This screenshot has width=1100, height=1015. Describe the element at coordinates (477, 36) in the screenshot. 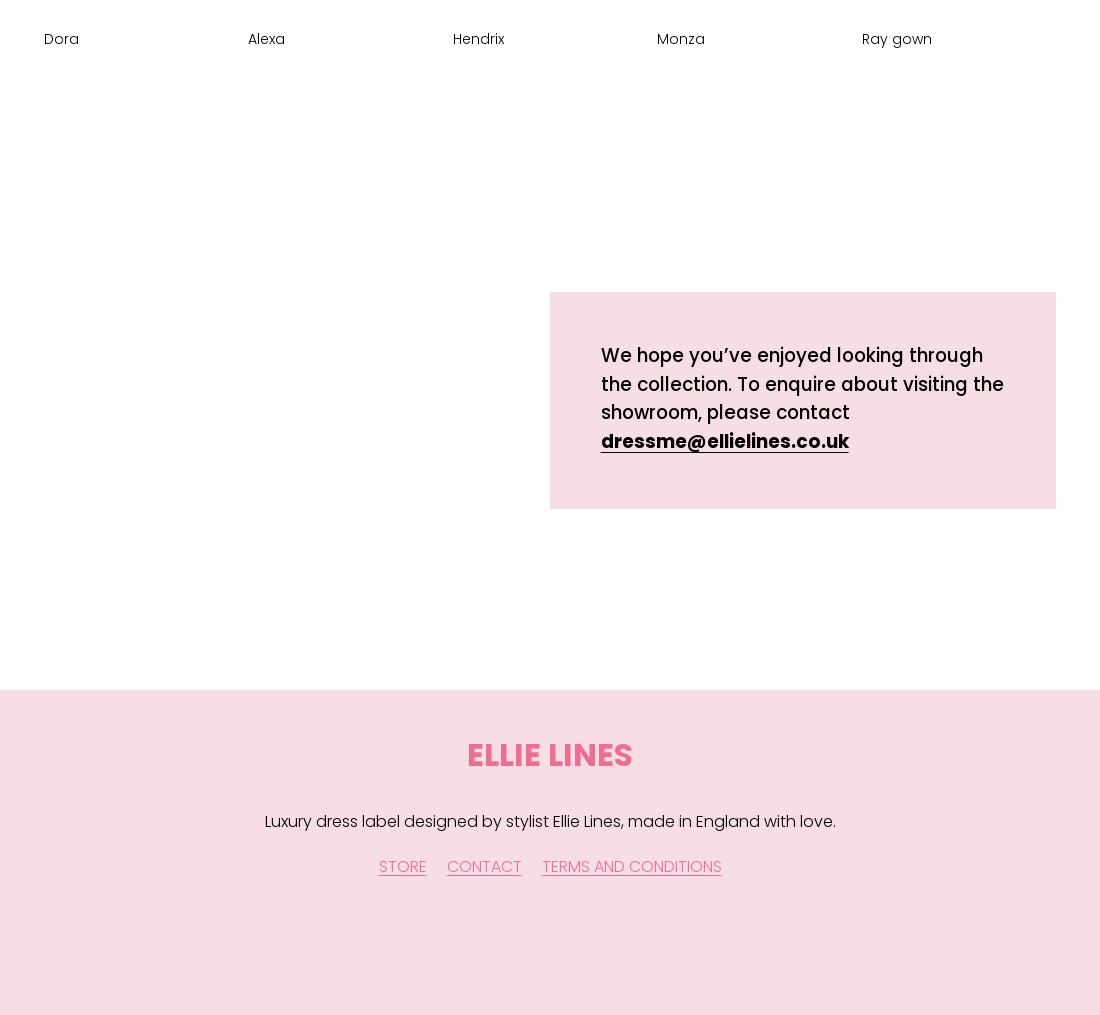

I see `'Hendrix'` at that location.